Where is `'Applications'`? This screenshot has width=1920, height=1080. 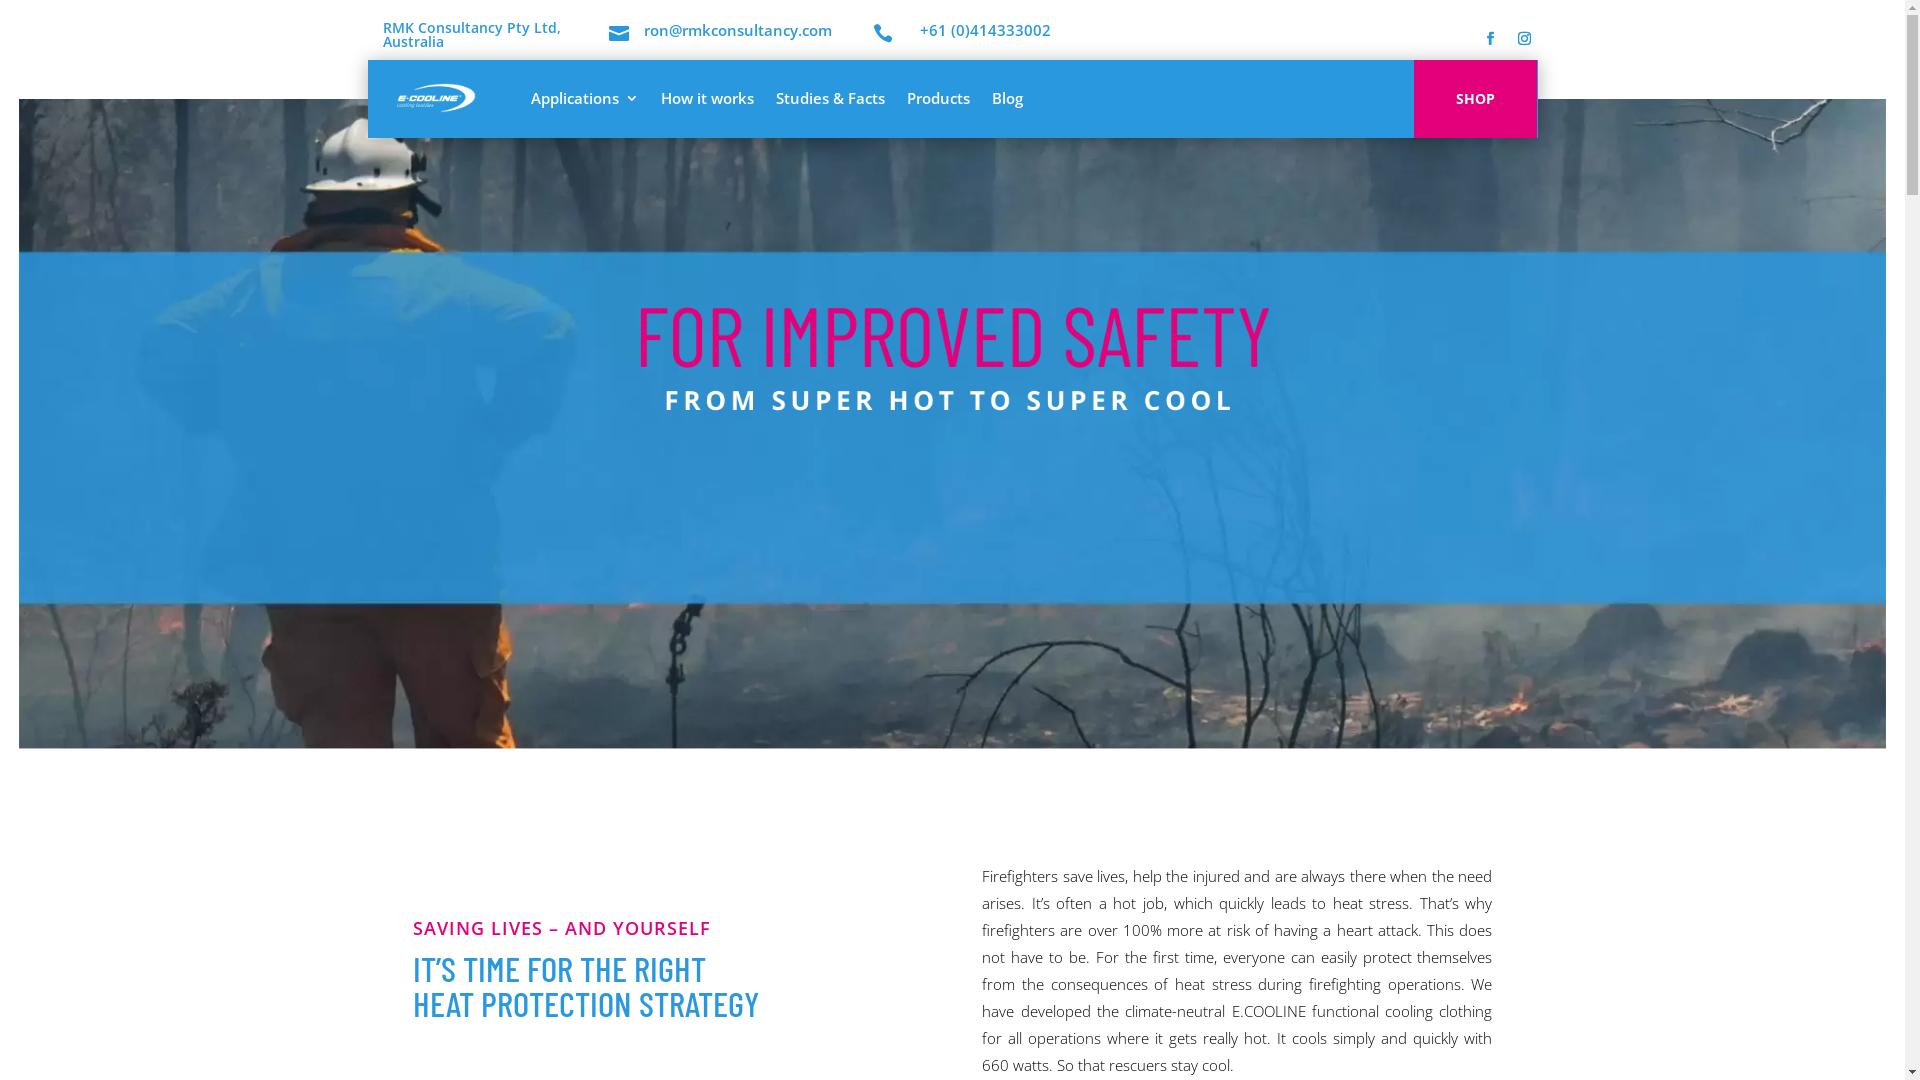 'Applications' is located at coordinates (583, 97).